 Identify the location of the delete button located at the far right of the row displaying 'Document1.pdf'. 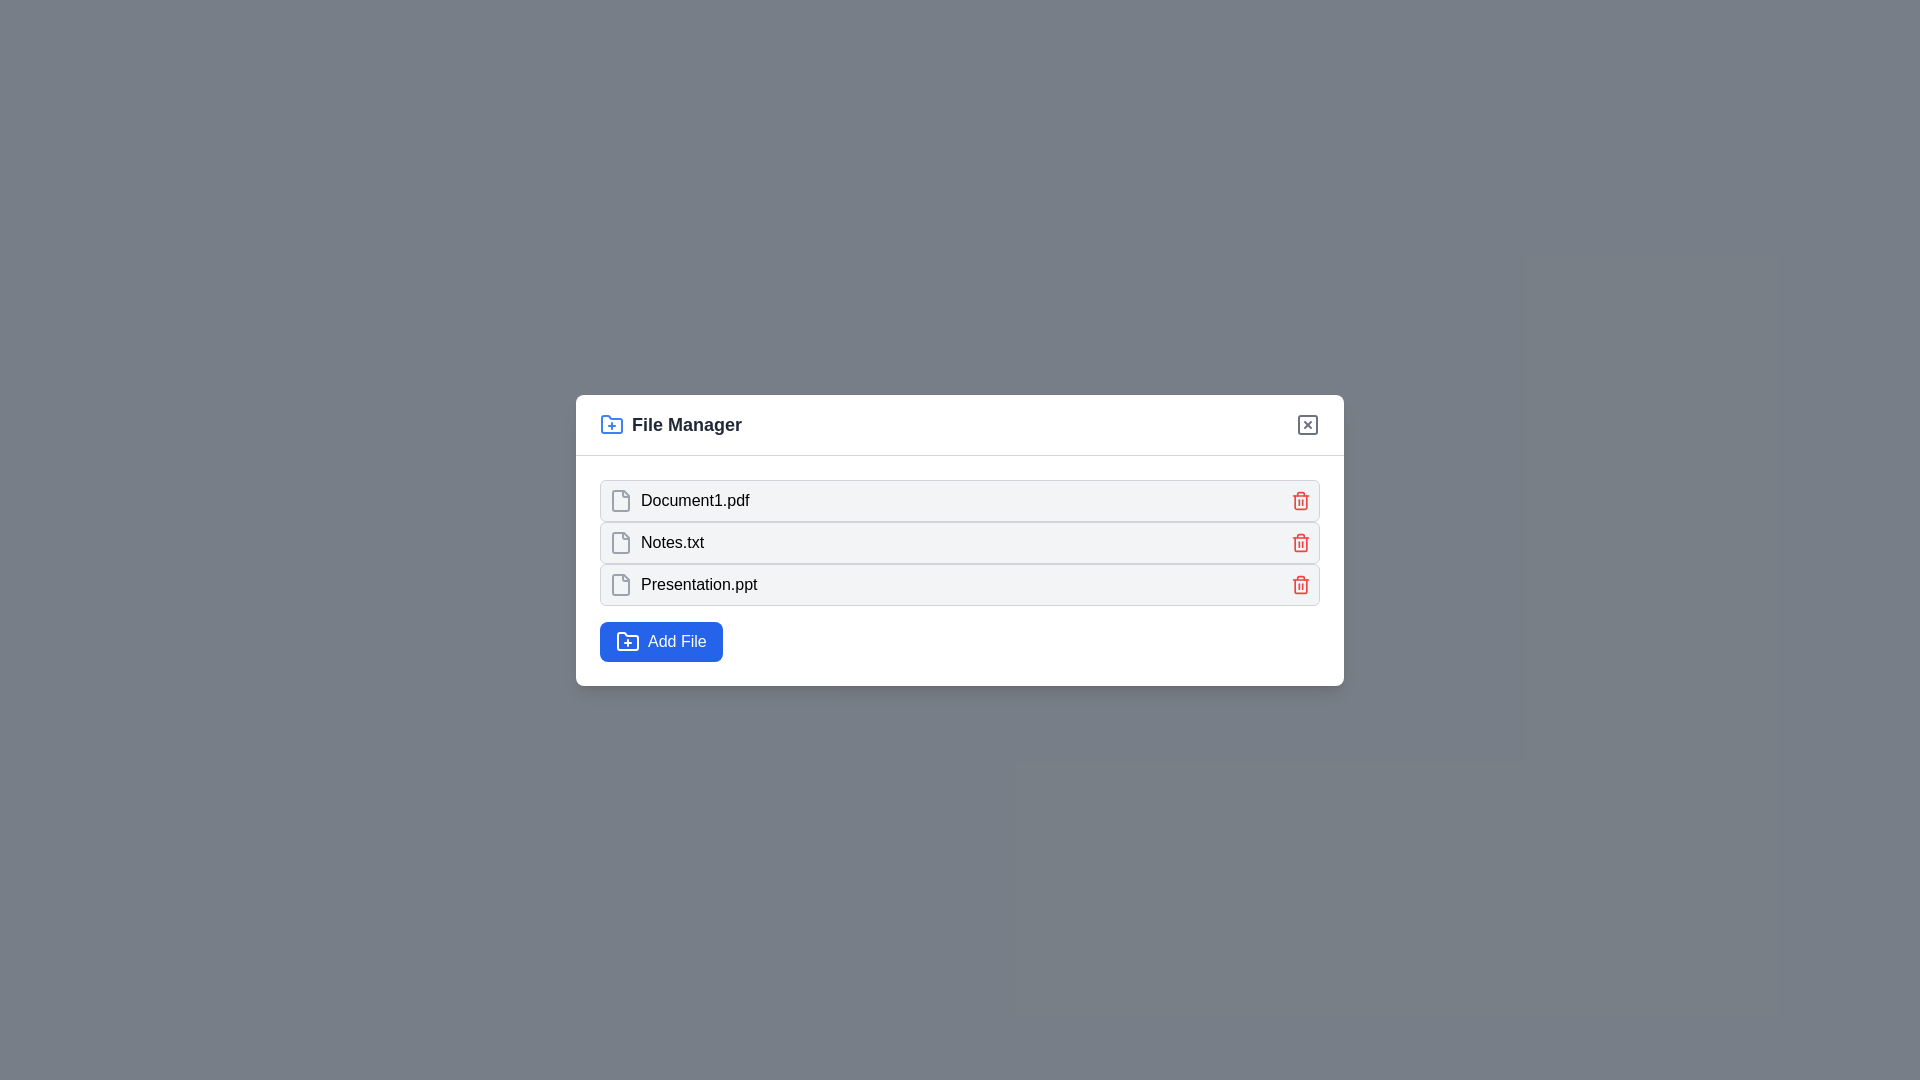
(1300, 499).